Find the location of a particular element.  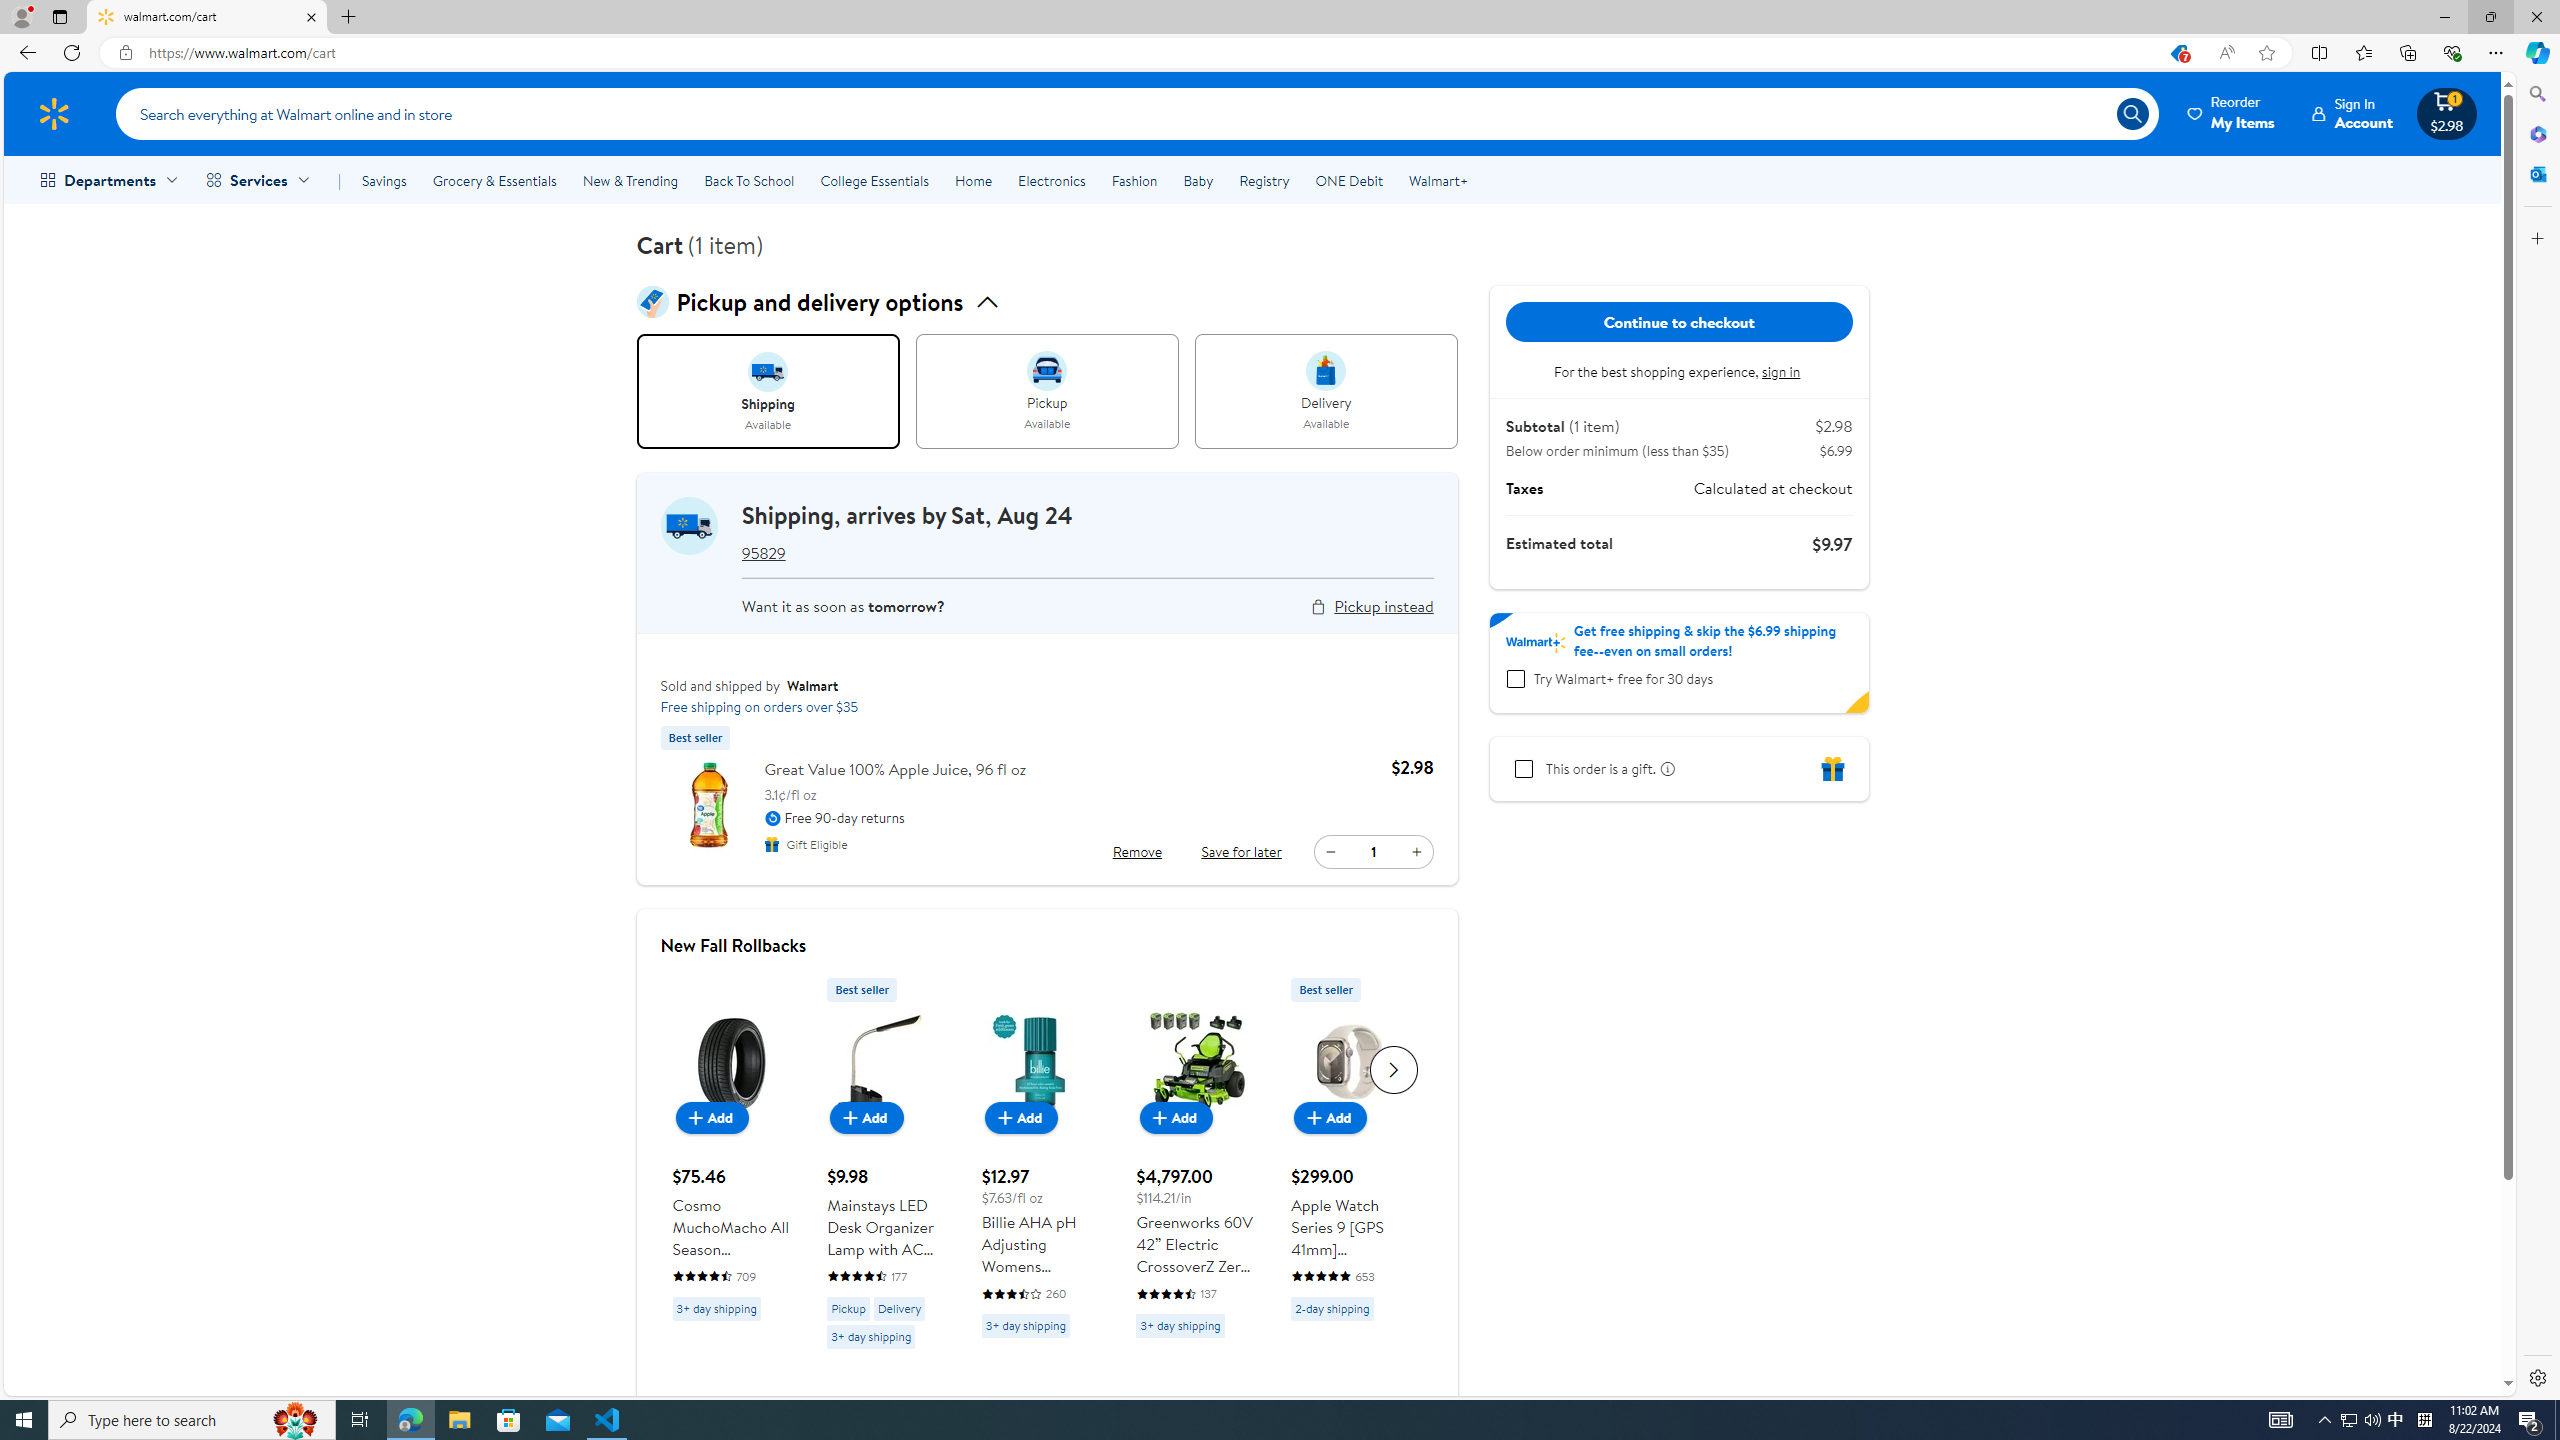

'intent image for delivery' is located at coordinates (1325, 371).